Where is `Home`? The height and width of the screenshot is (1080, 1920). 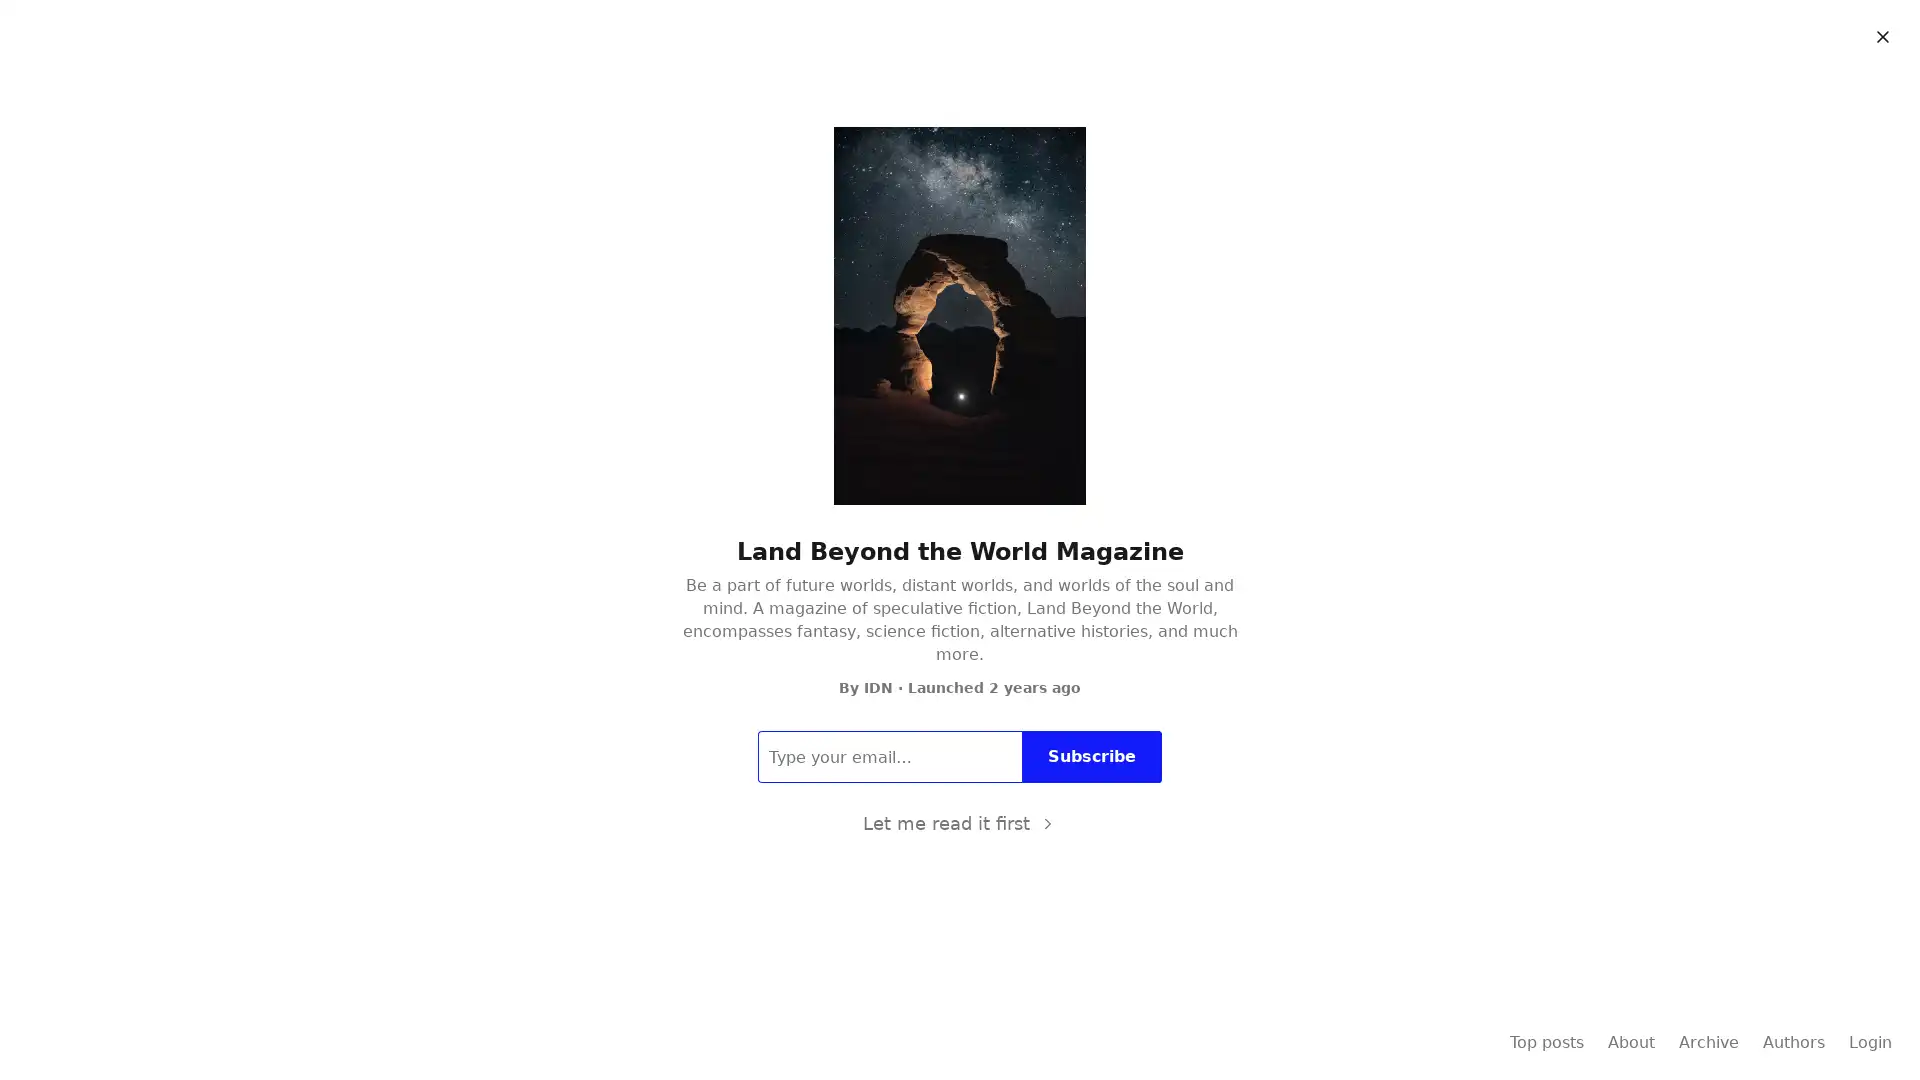 Home is located at coordinates (887, 87).